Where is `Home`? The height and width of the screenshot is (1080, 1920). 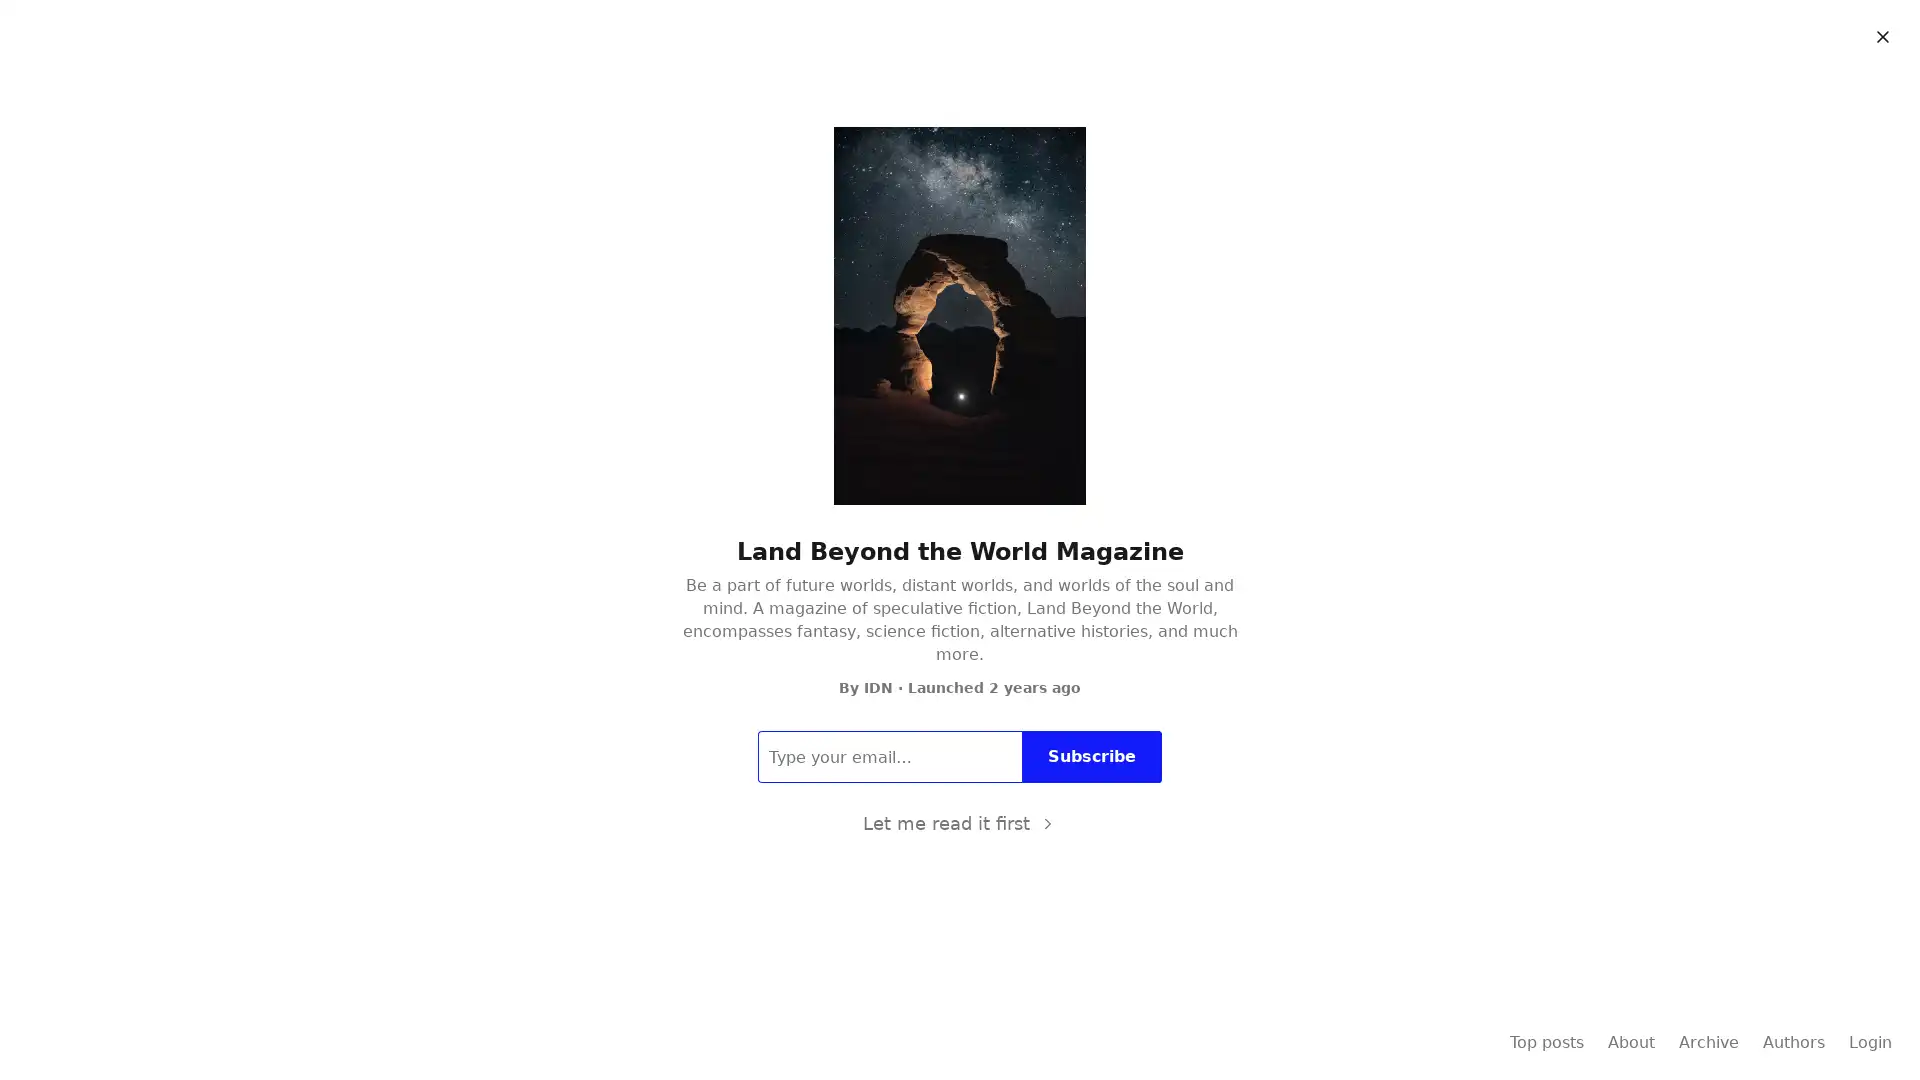 Home is located at coordinates (887, 87).